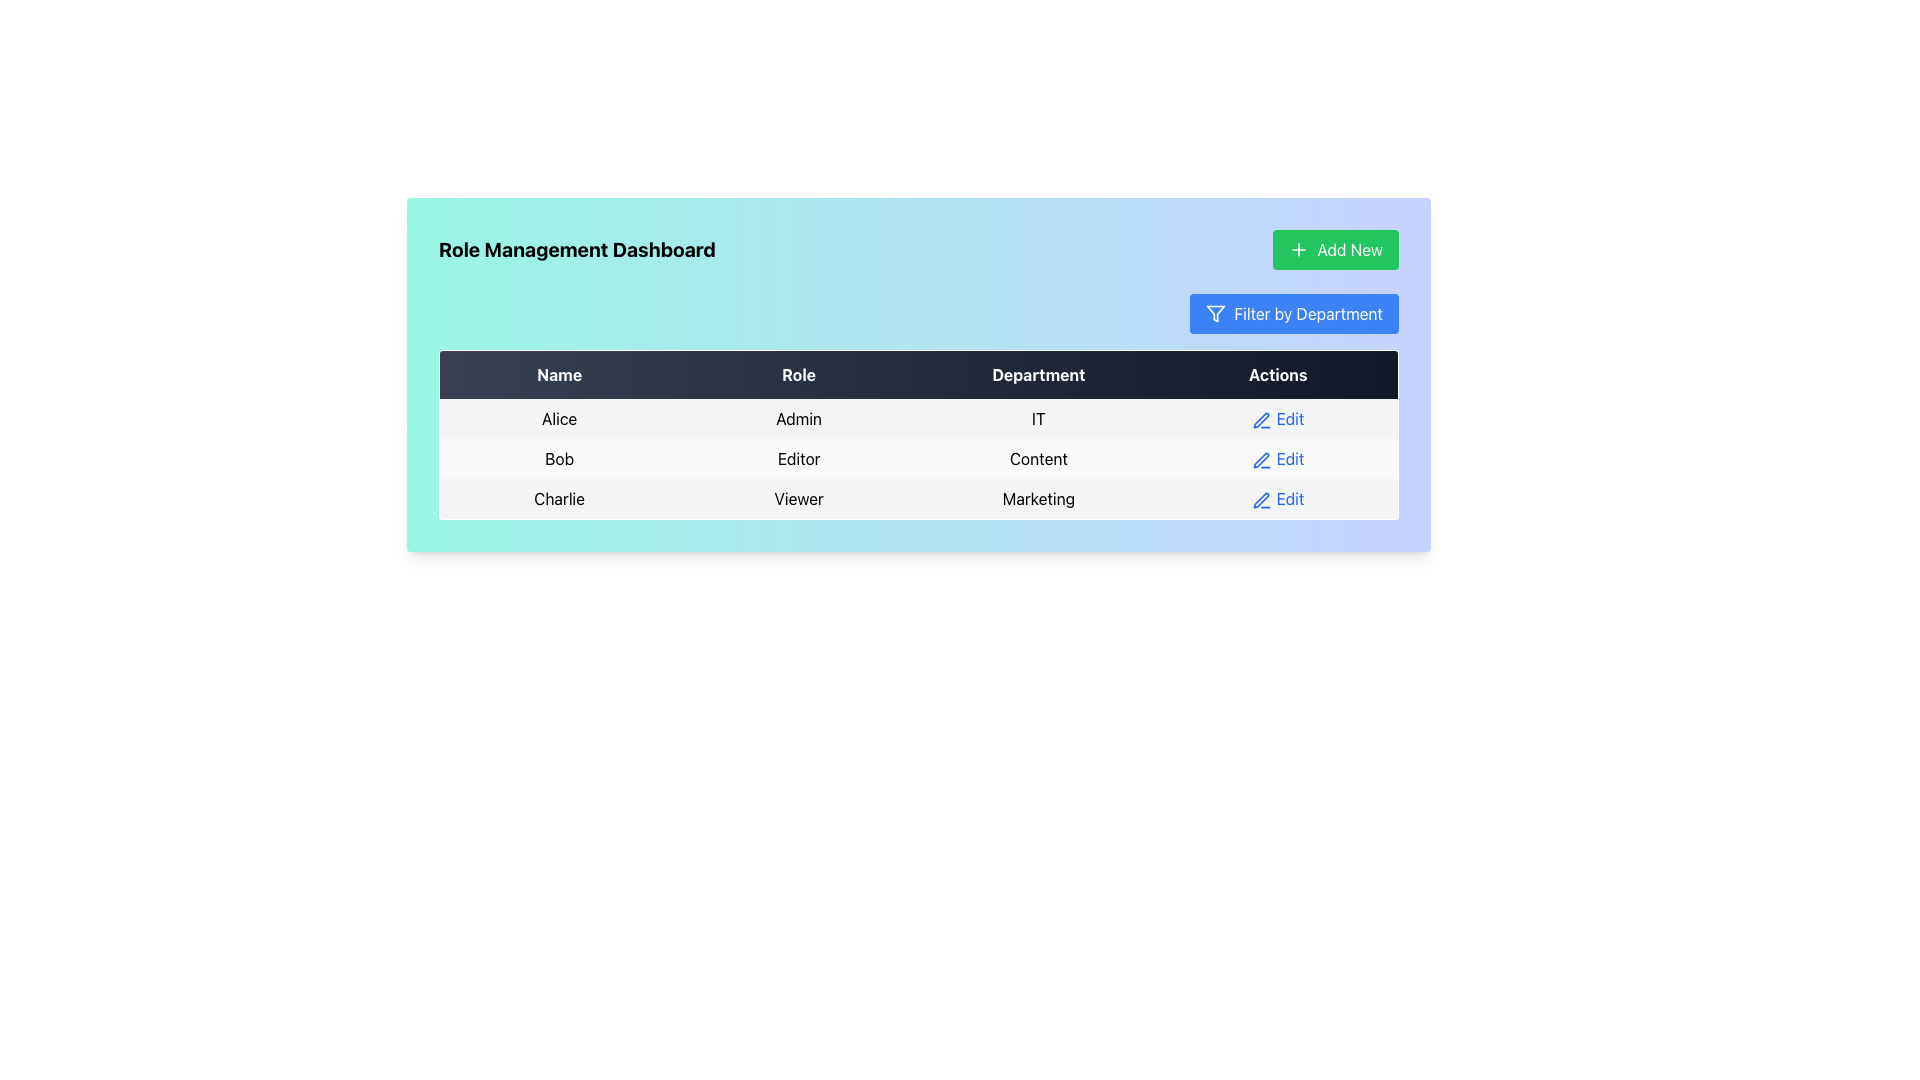  What do you see at coordinates (1277, 497) in the screenshot?
I see `the 'Edit' hyperlink button with a pen icon associated with 'Charlie - Viewer - Marketing'` at bounding box center [1277, 497].